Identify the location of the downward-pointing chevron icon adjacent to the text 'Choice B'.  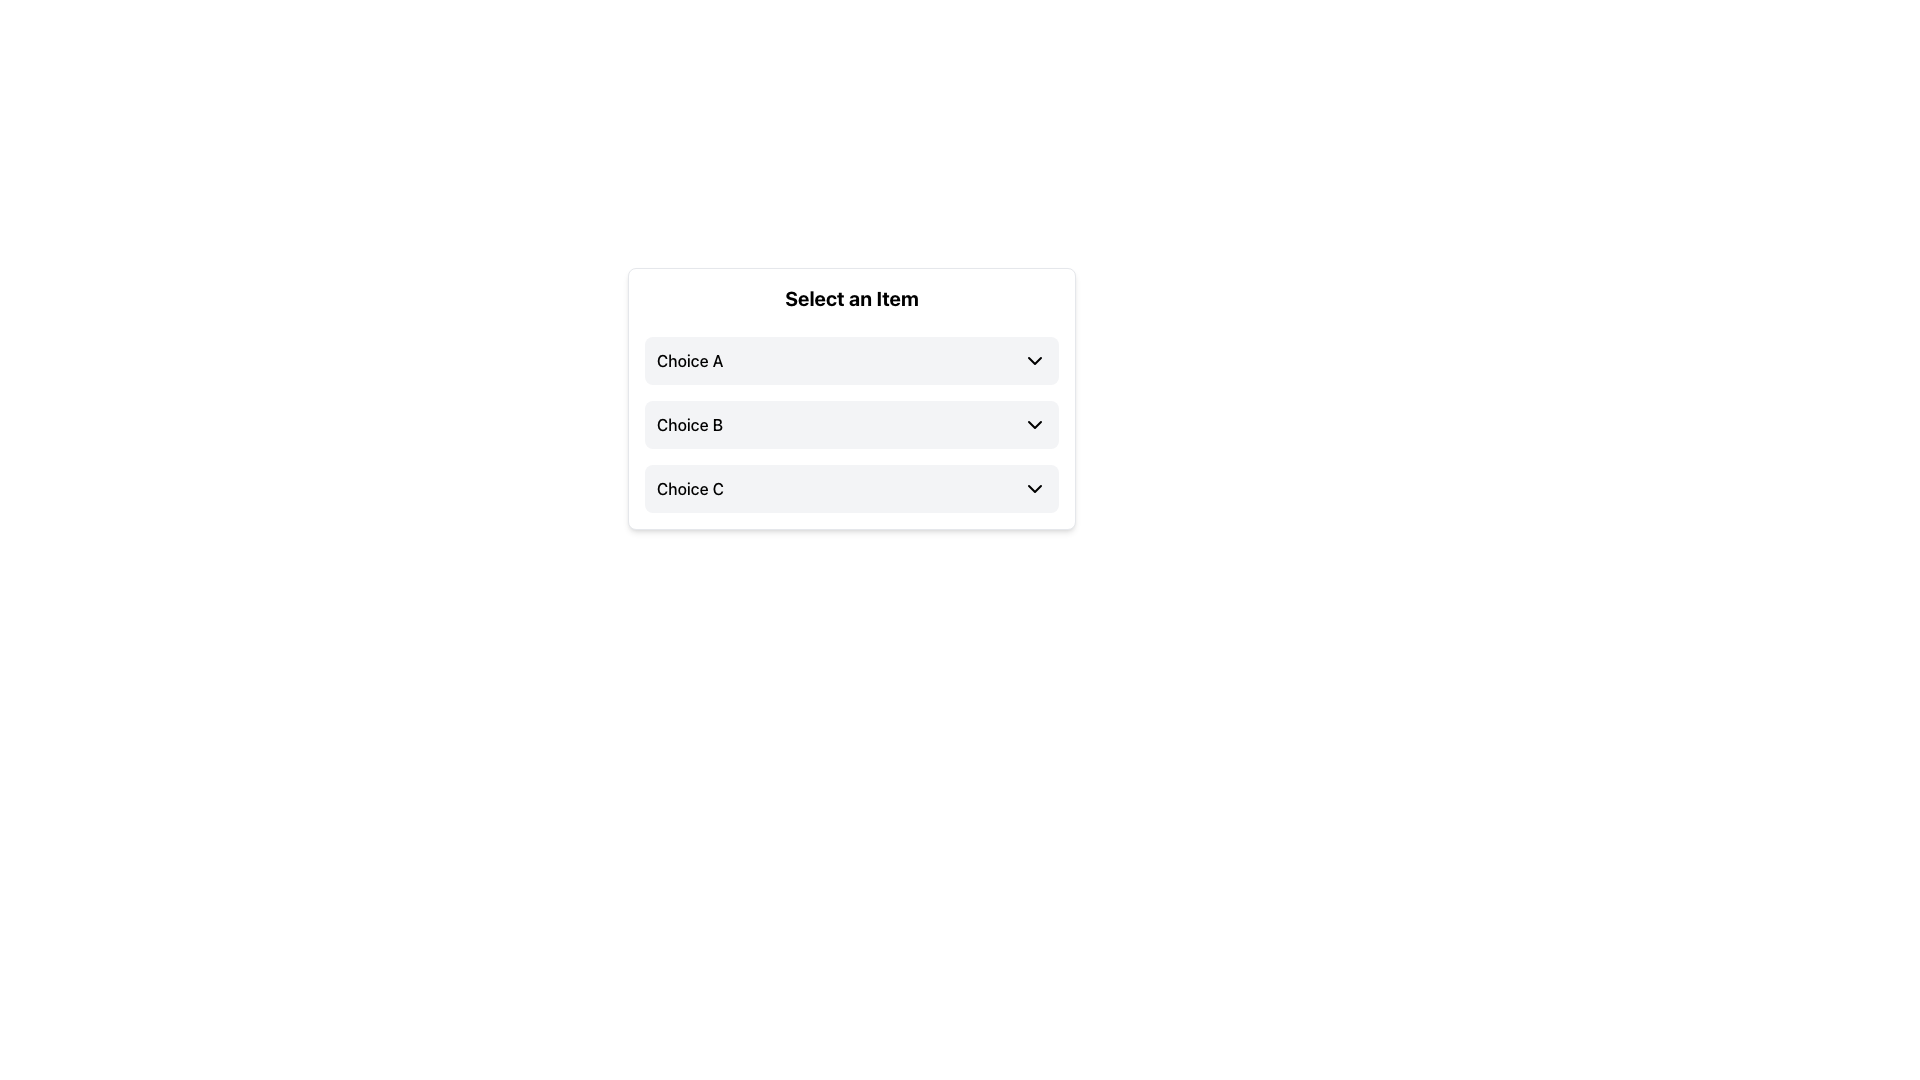
(1035, 423).